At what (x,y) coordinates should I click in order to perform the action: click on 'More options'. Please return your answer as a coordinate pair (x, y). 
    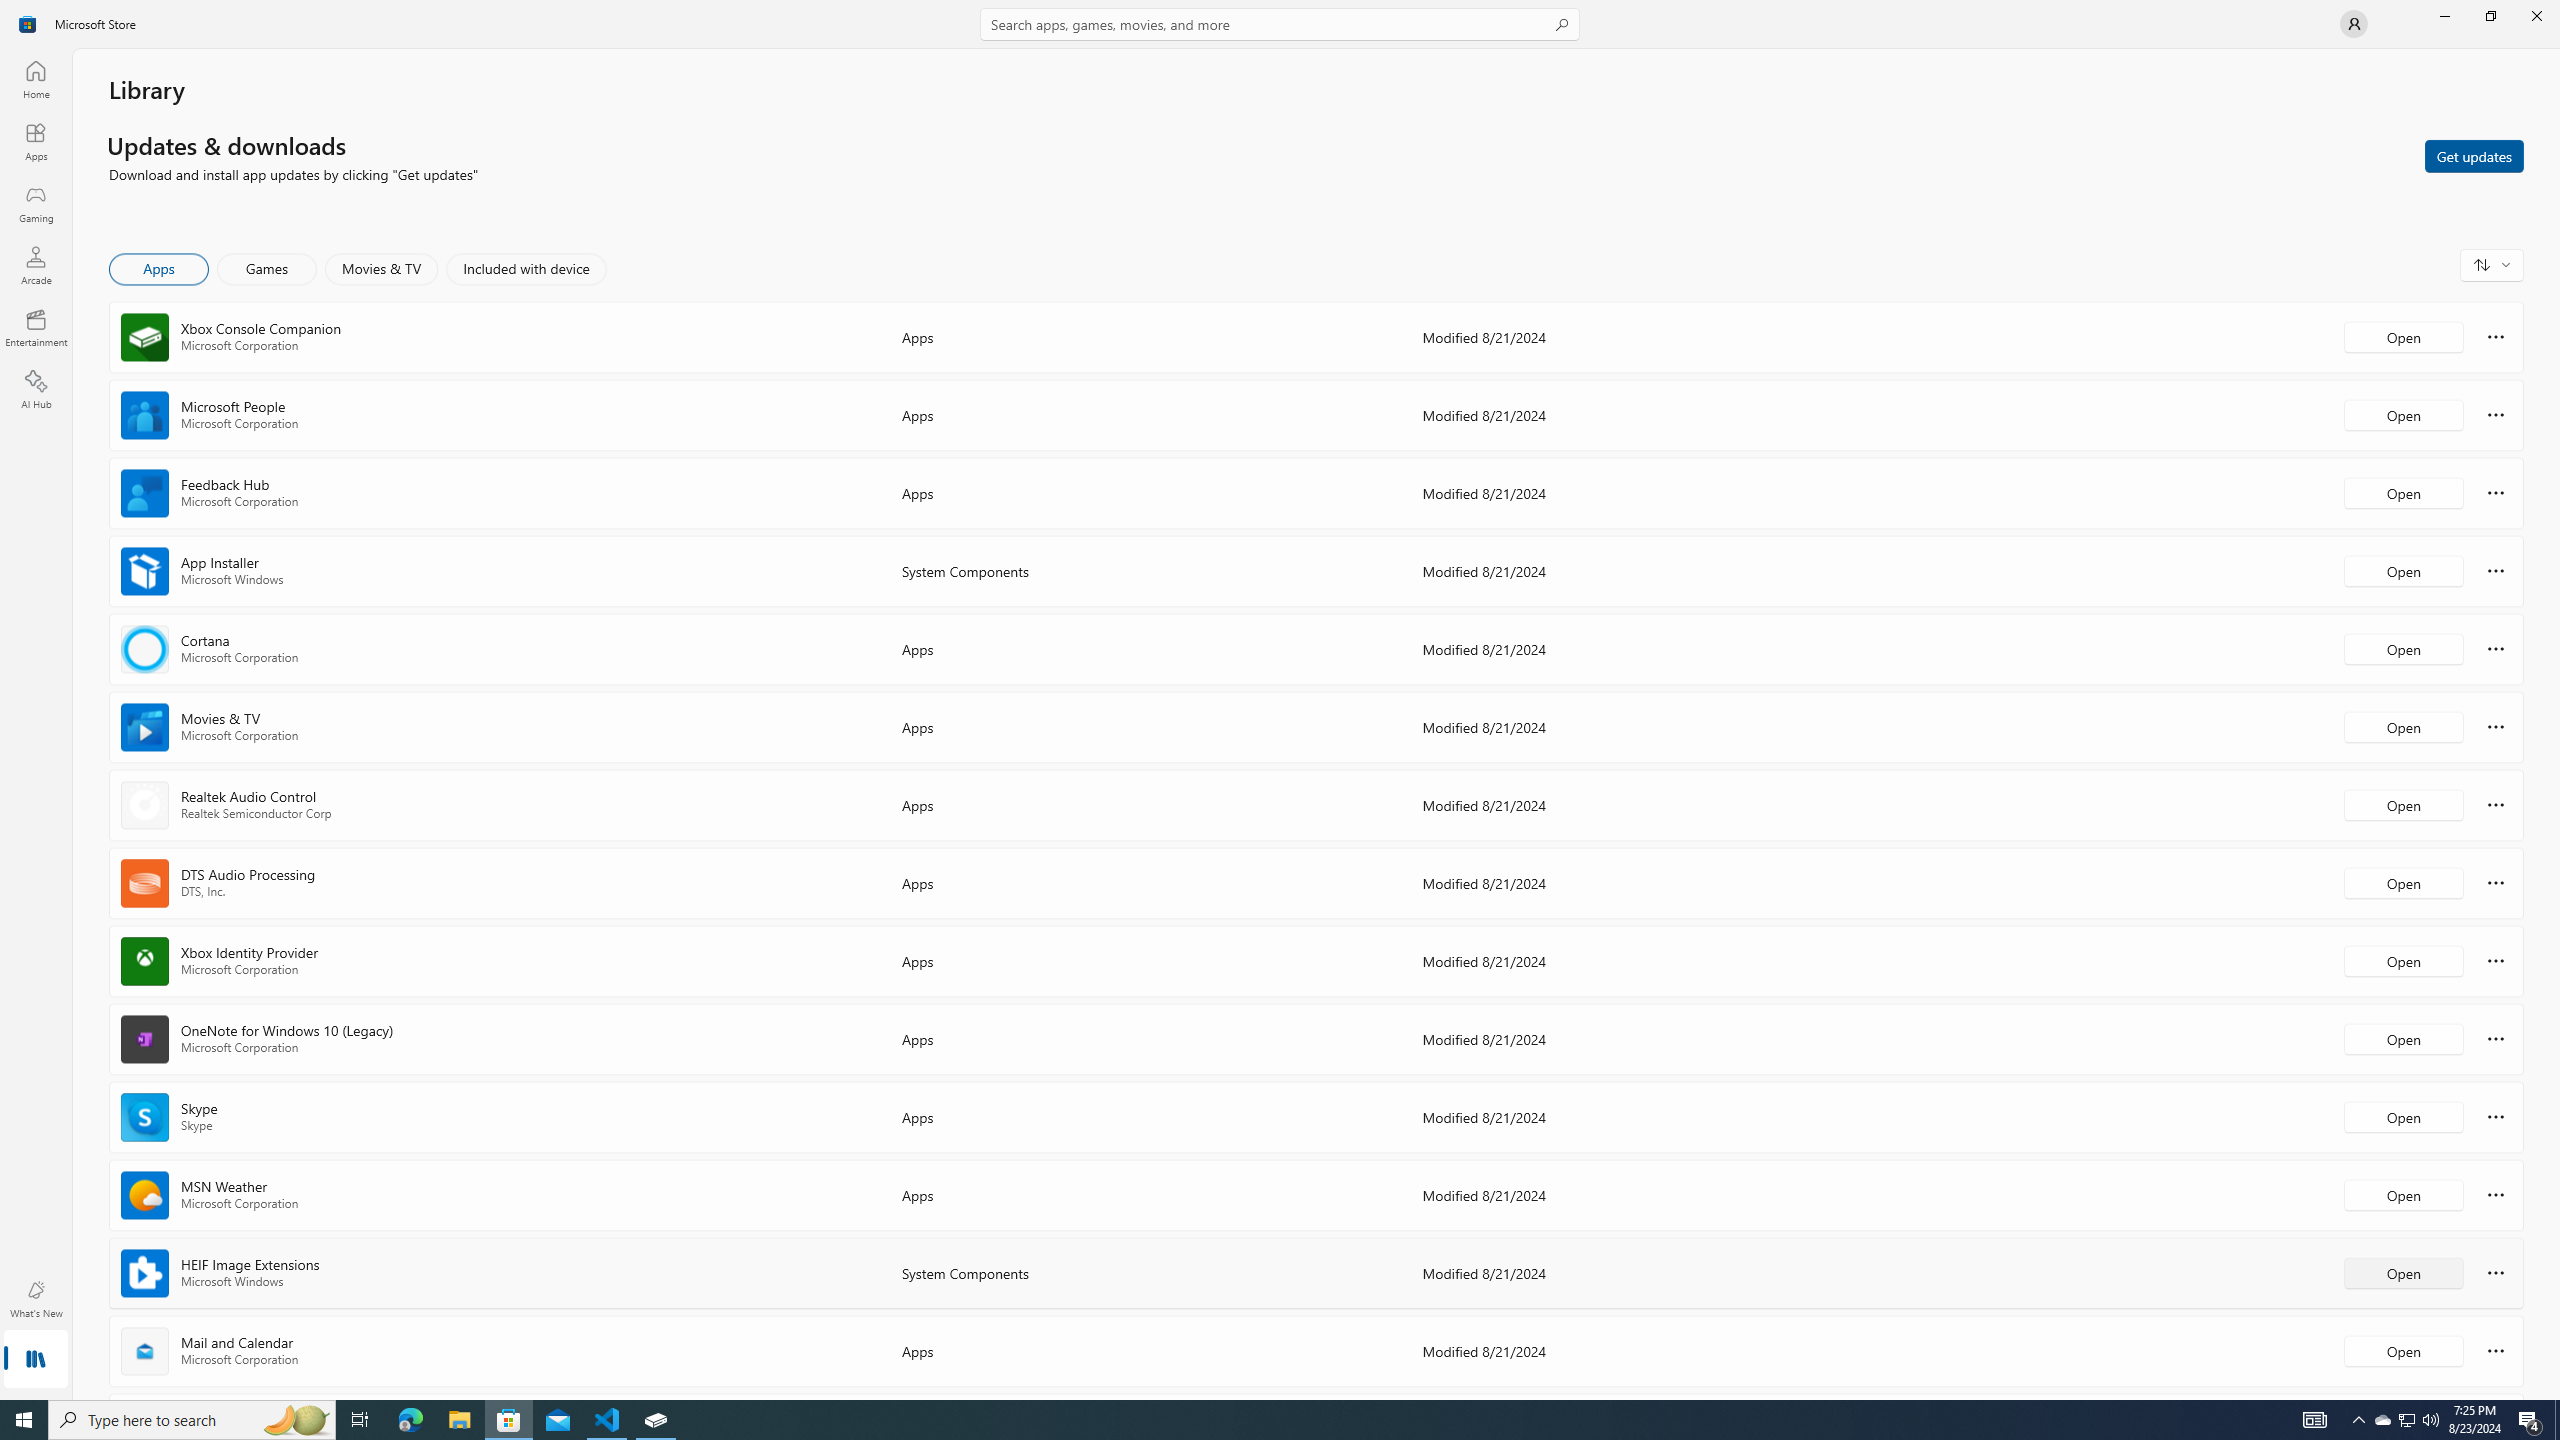
    Looking at the image, I should click on (2495, 1349).